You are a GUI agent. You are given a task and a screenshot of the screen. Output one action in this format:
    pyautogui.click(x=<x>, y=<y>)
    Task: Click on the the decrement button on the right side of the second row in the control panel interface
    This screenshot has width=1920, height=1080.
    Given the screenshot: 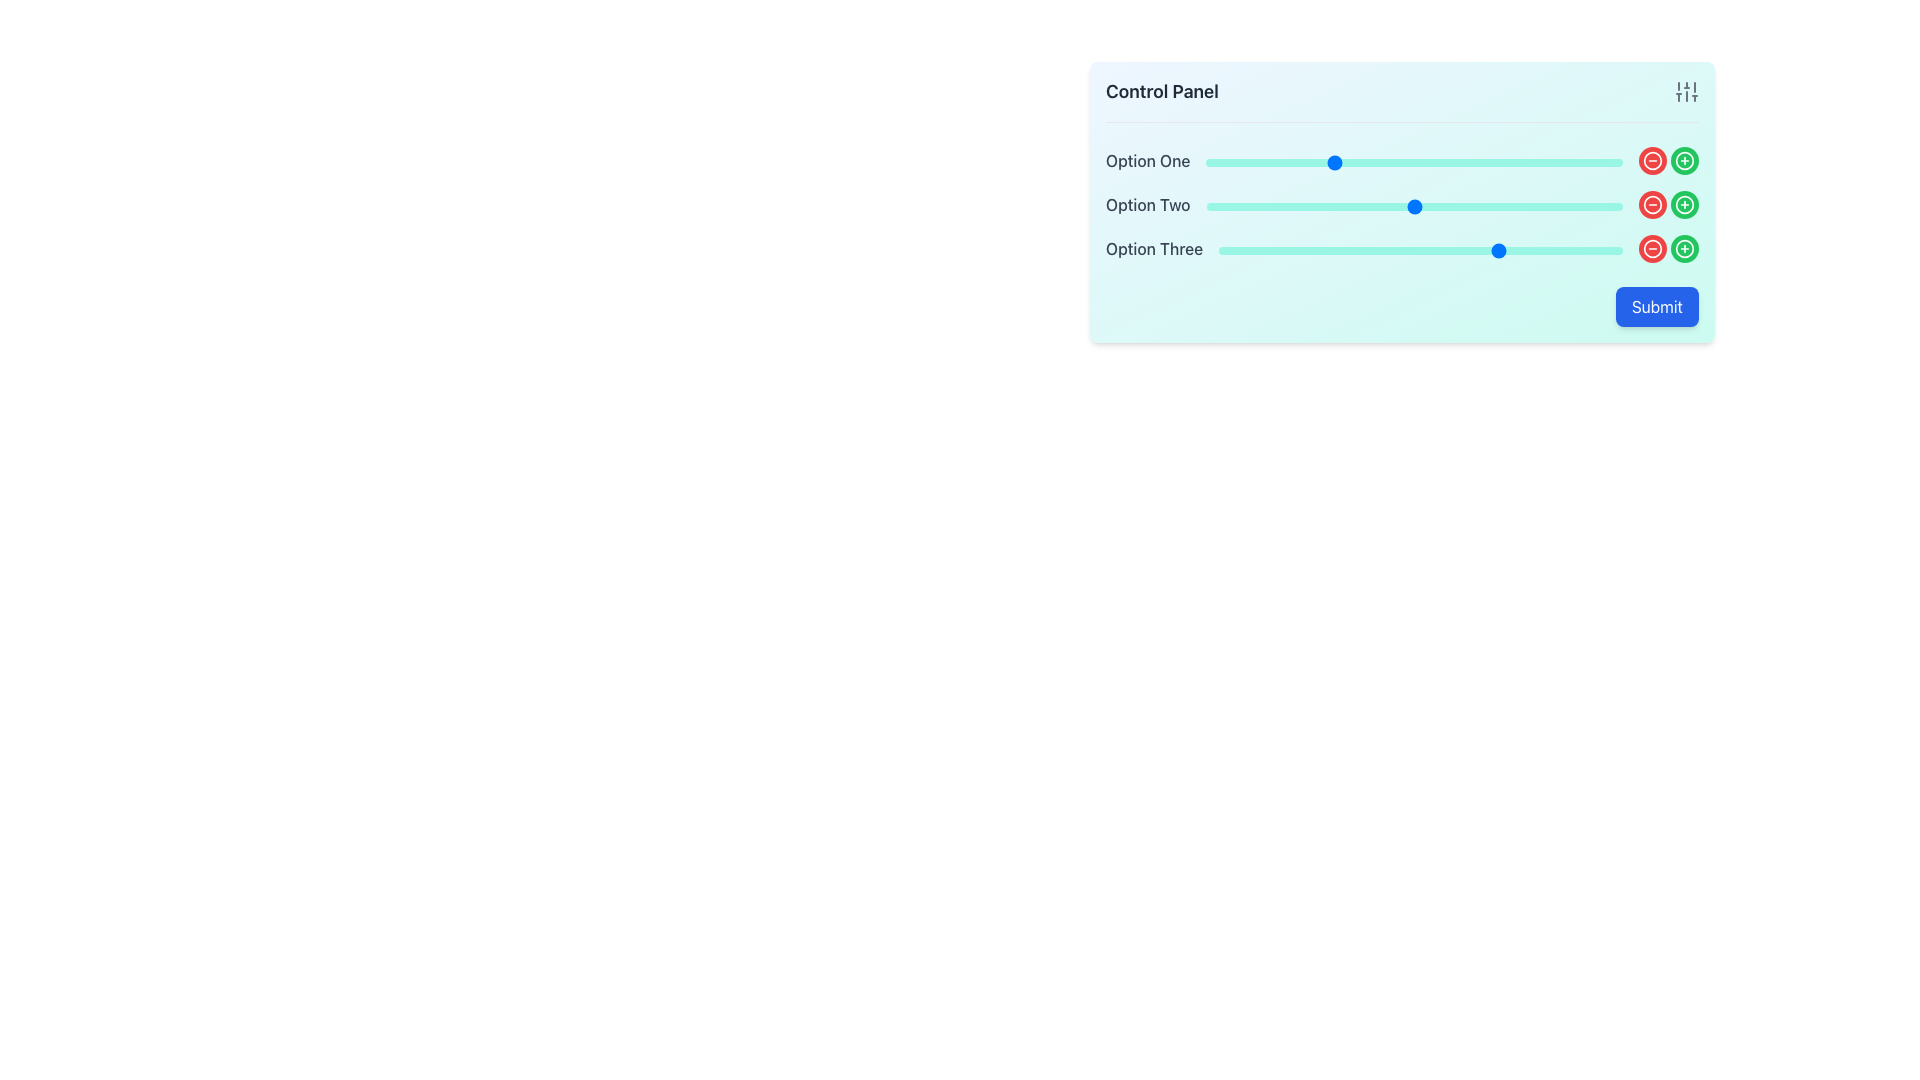 What is the action you would take?
    pyautogui.click(x=1652, y=204)
    